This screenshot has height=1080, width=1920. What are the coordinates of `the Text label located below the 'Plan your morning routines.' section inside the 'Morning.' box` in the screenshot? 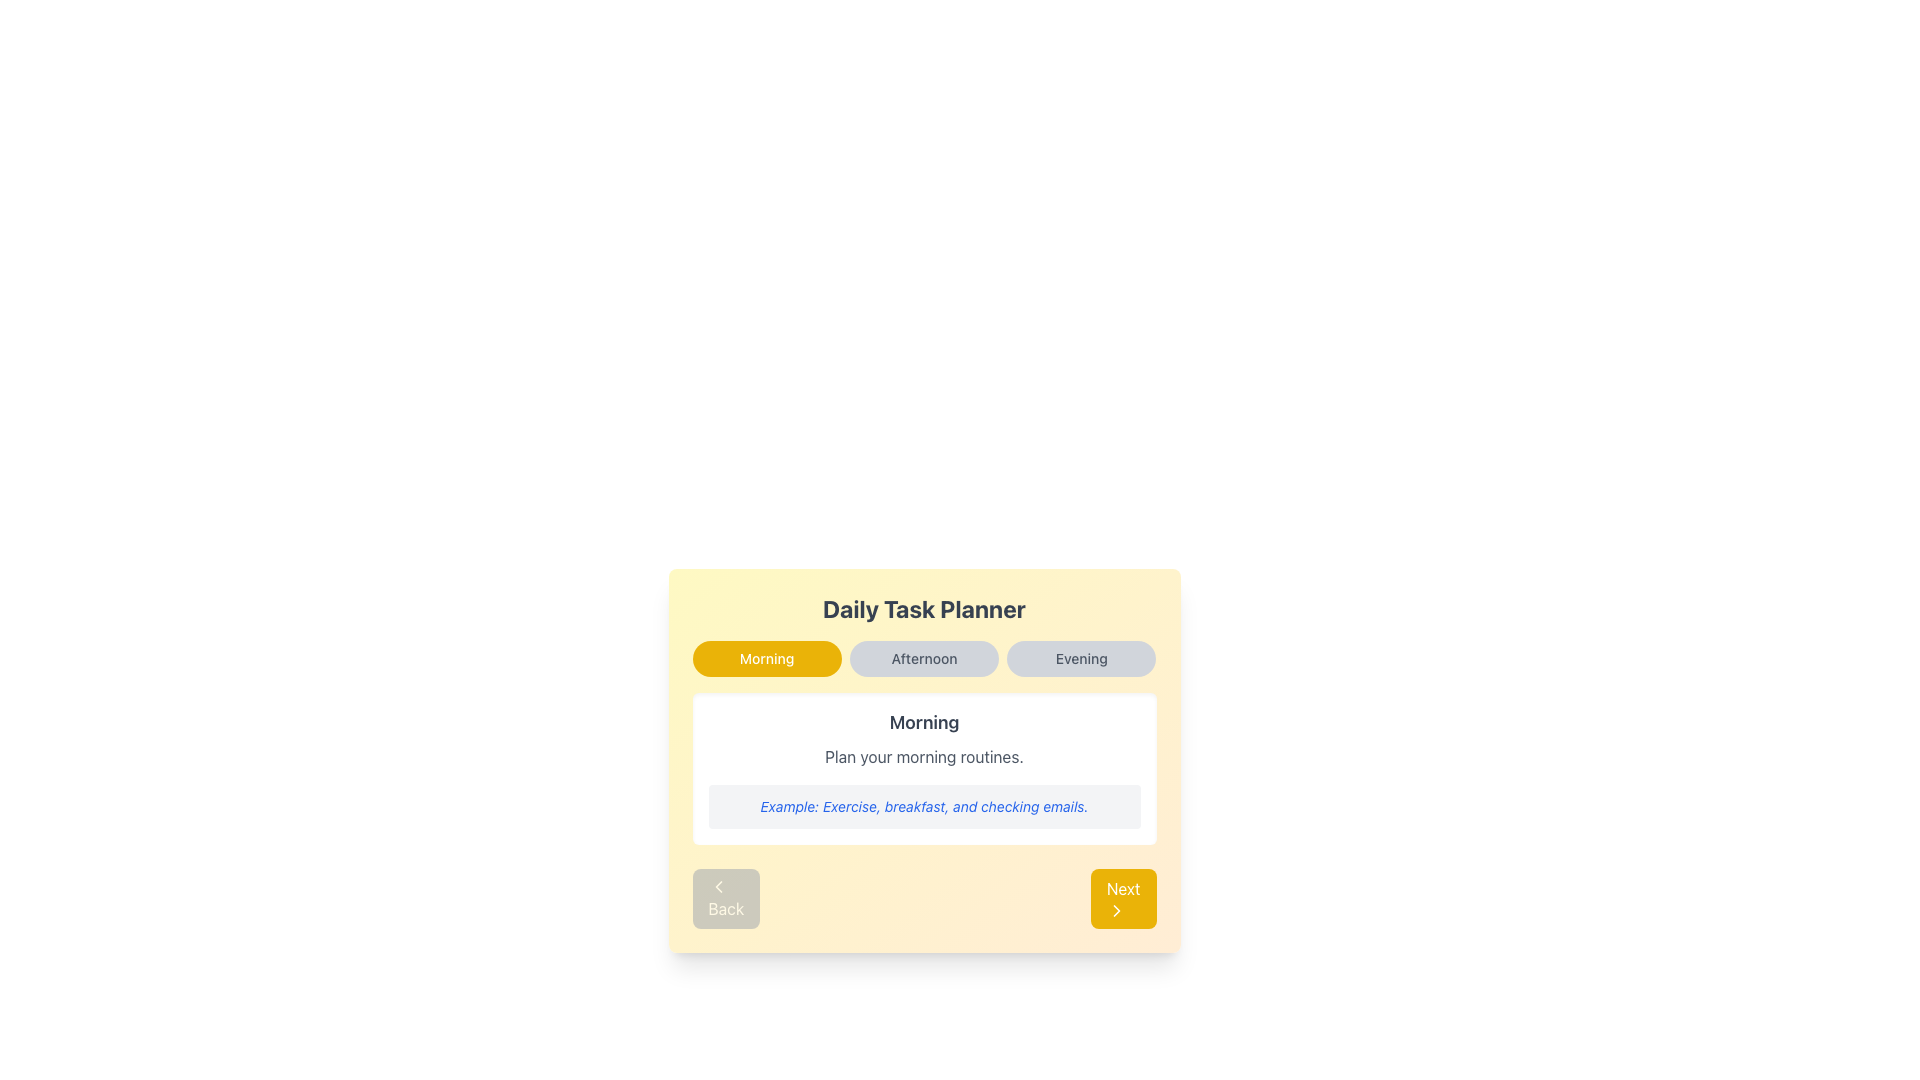 It's located at (923, 805).